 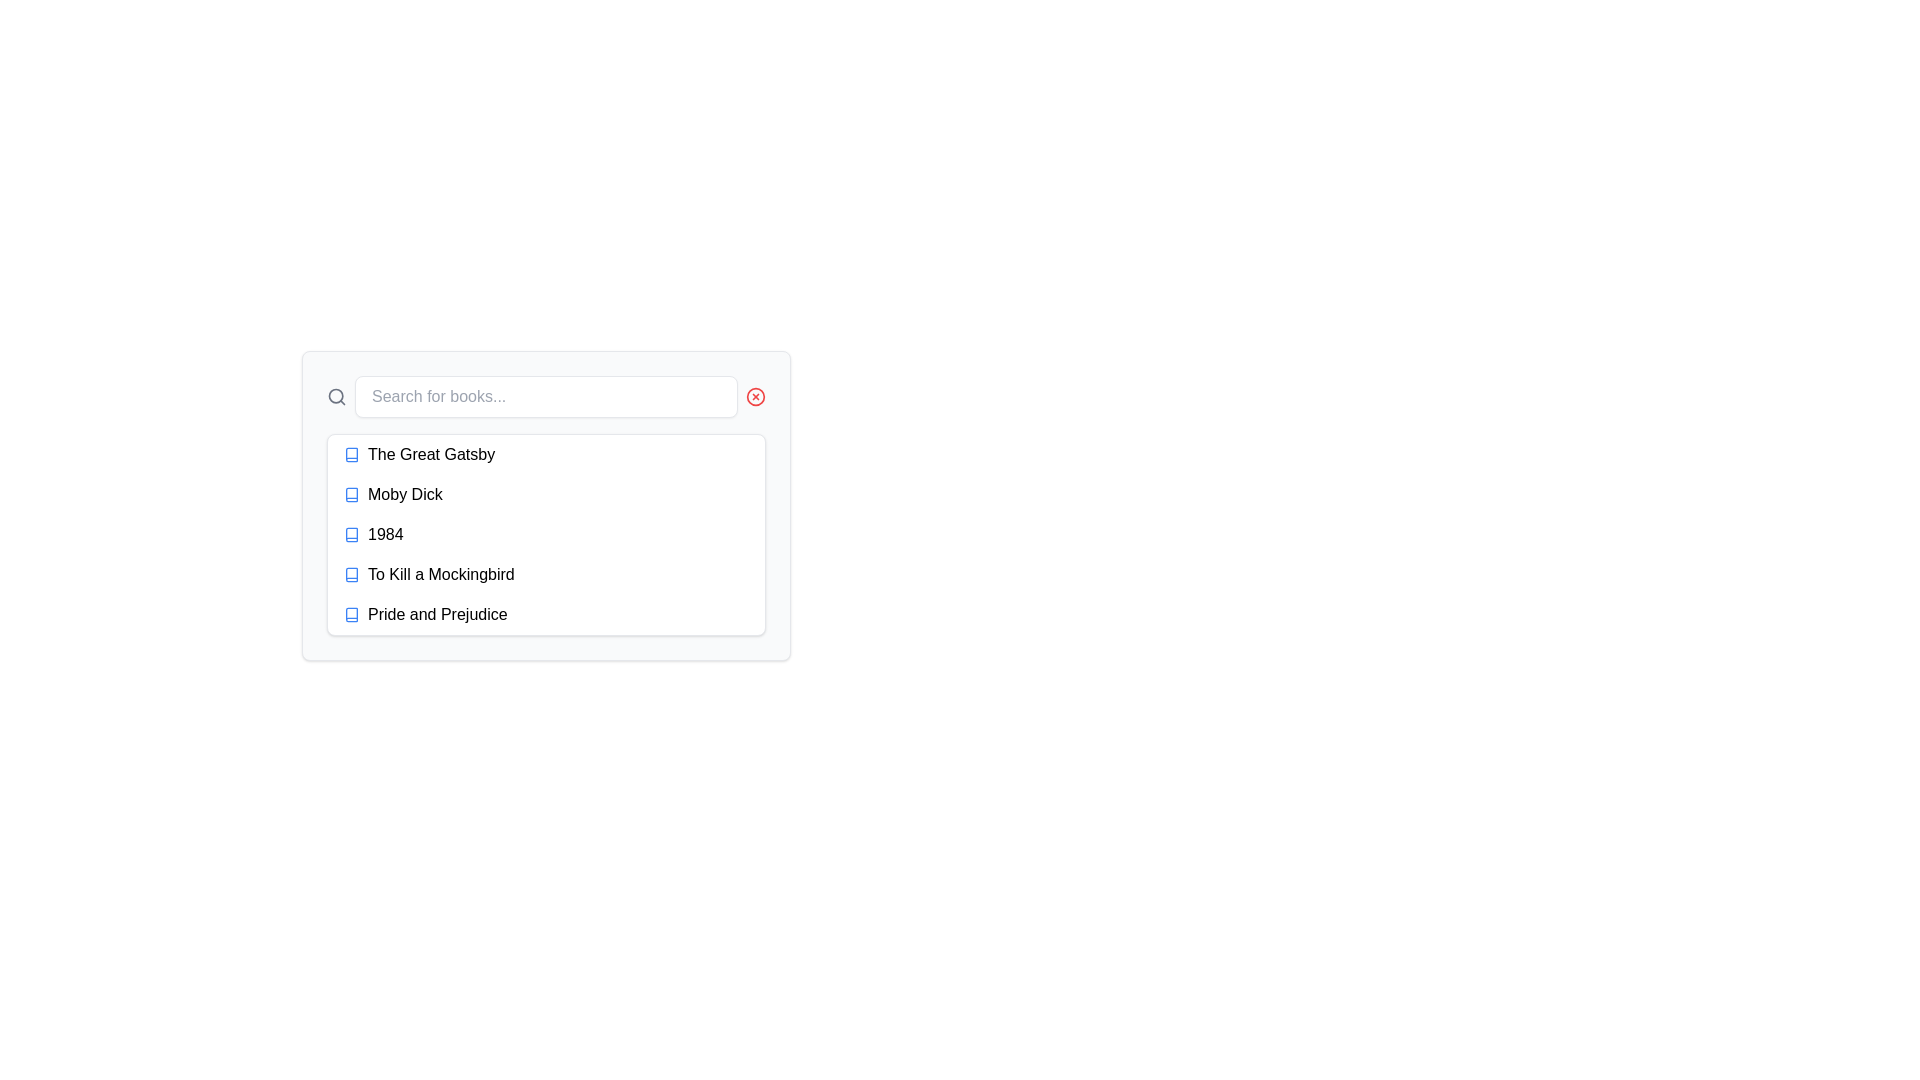 I want to click on the book icon that visually represents the text '1984', located in the third list item of a dropdown menu, so click(x=351, y=534).